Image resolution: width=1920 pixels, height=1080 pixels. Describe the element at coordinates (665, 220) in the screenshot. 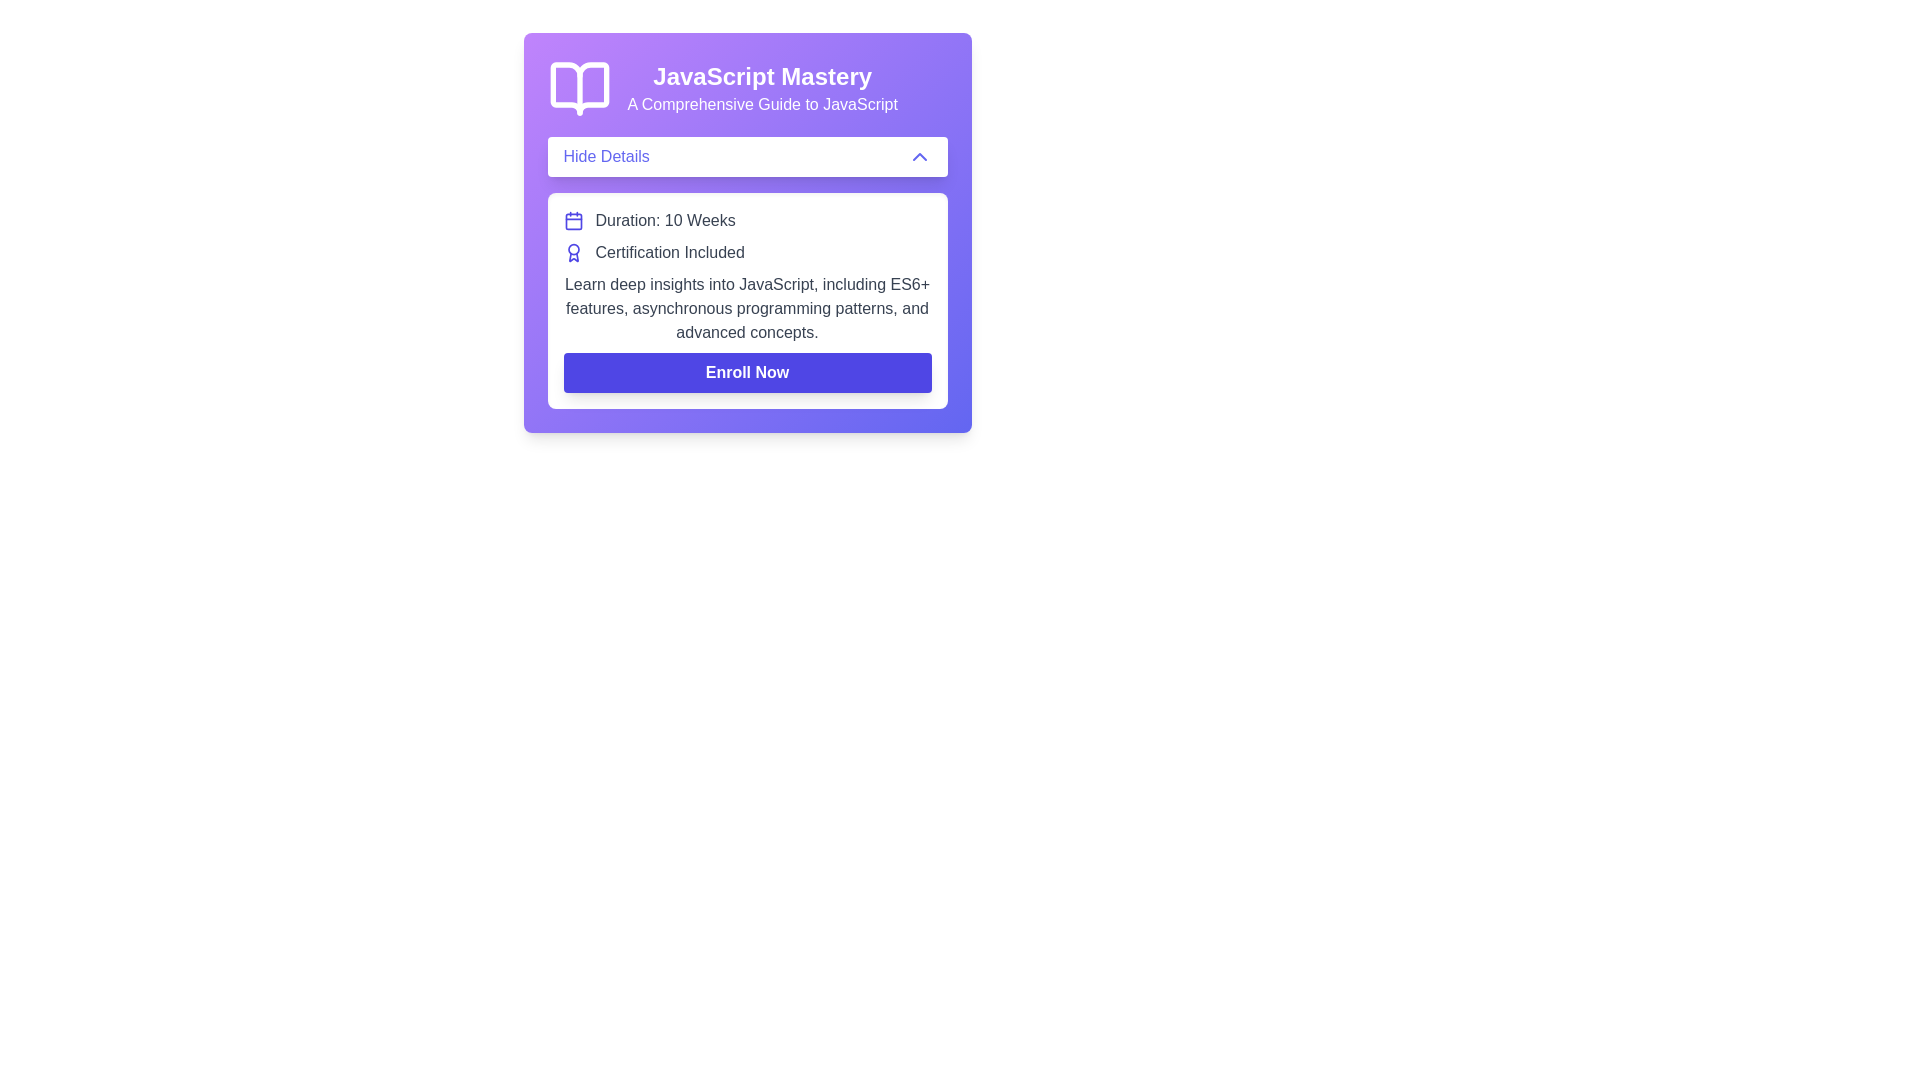

I see `the text label displaying 'Duration: 10 Weeks', which is located in the middle of a card interface, to the right of a calendar icon and above the 'Certification Included' text` at that location.